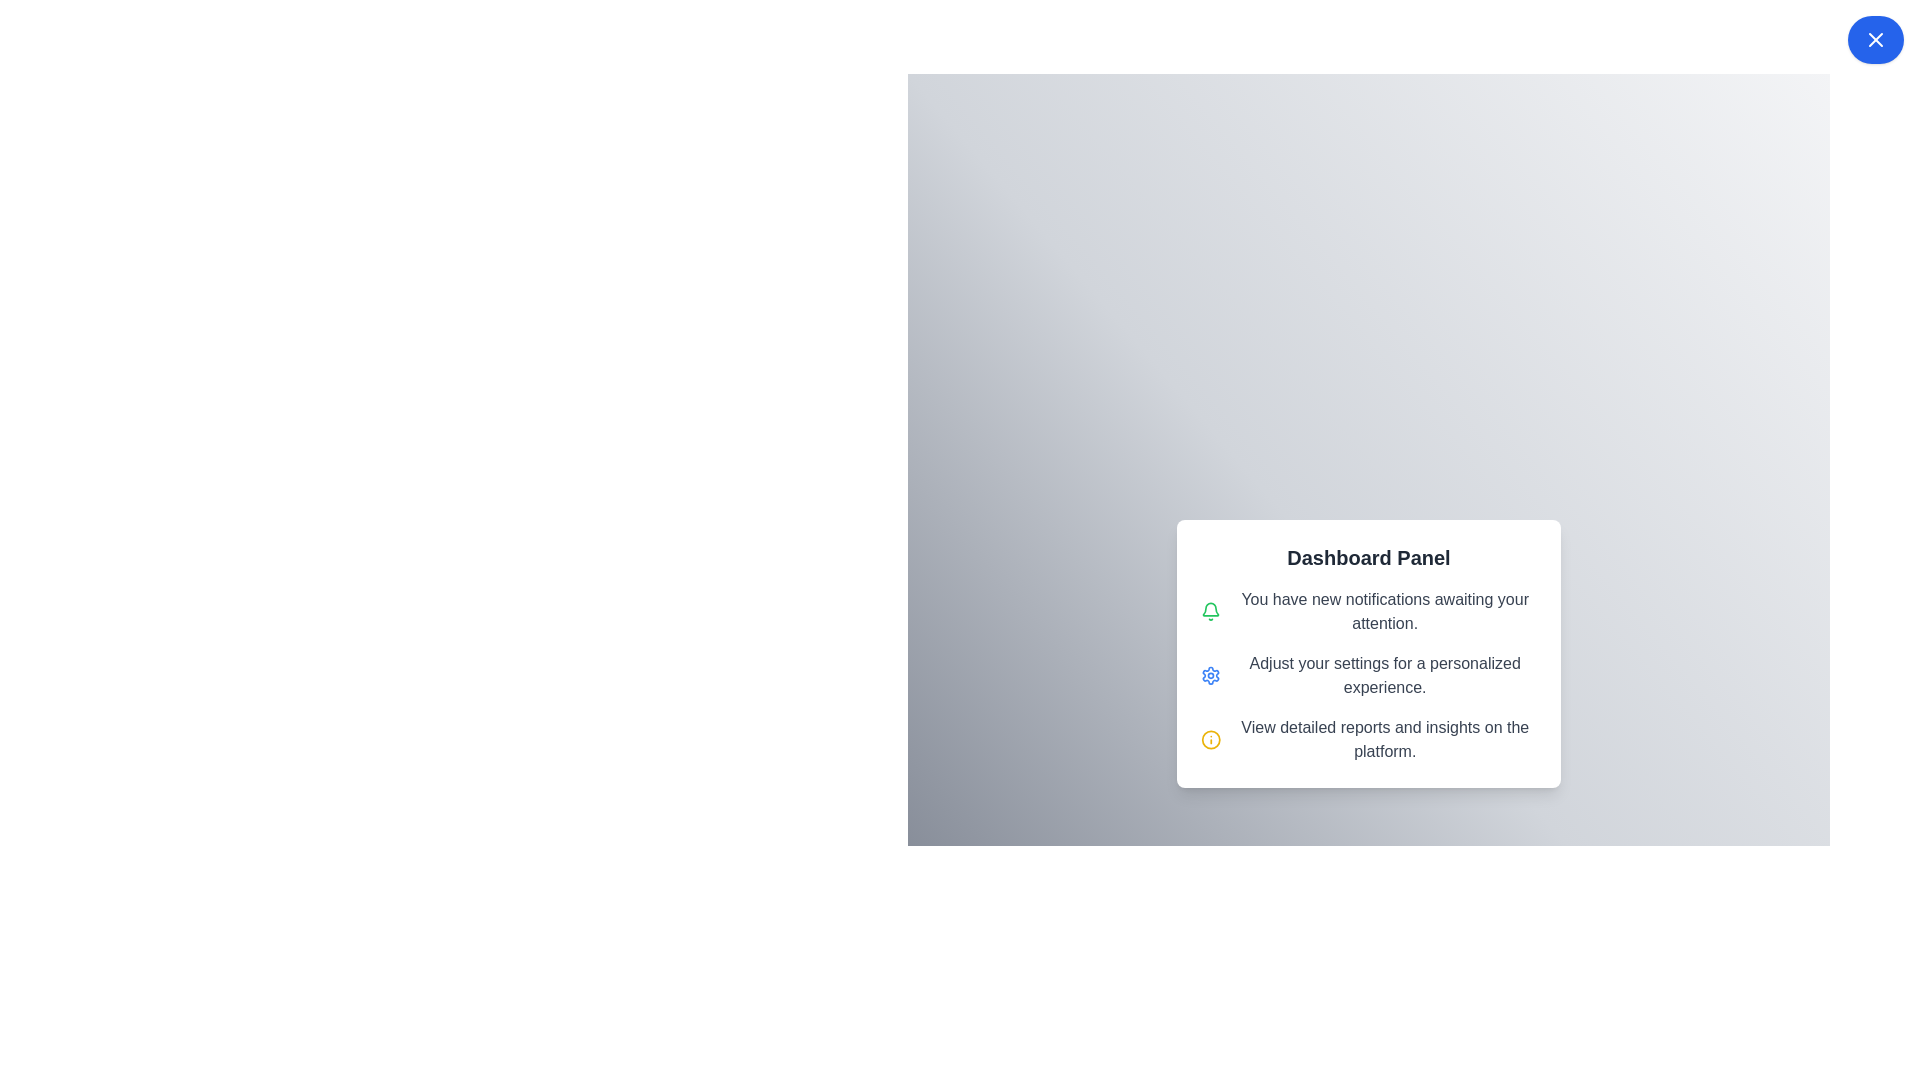  Describe the element at coordinates (1367, 675) in the screenshot. I see `the informational text that reads 'Adjust your settings for a personalized experience' accompanied by a blue gear icon` at that location.